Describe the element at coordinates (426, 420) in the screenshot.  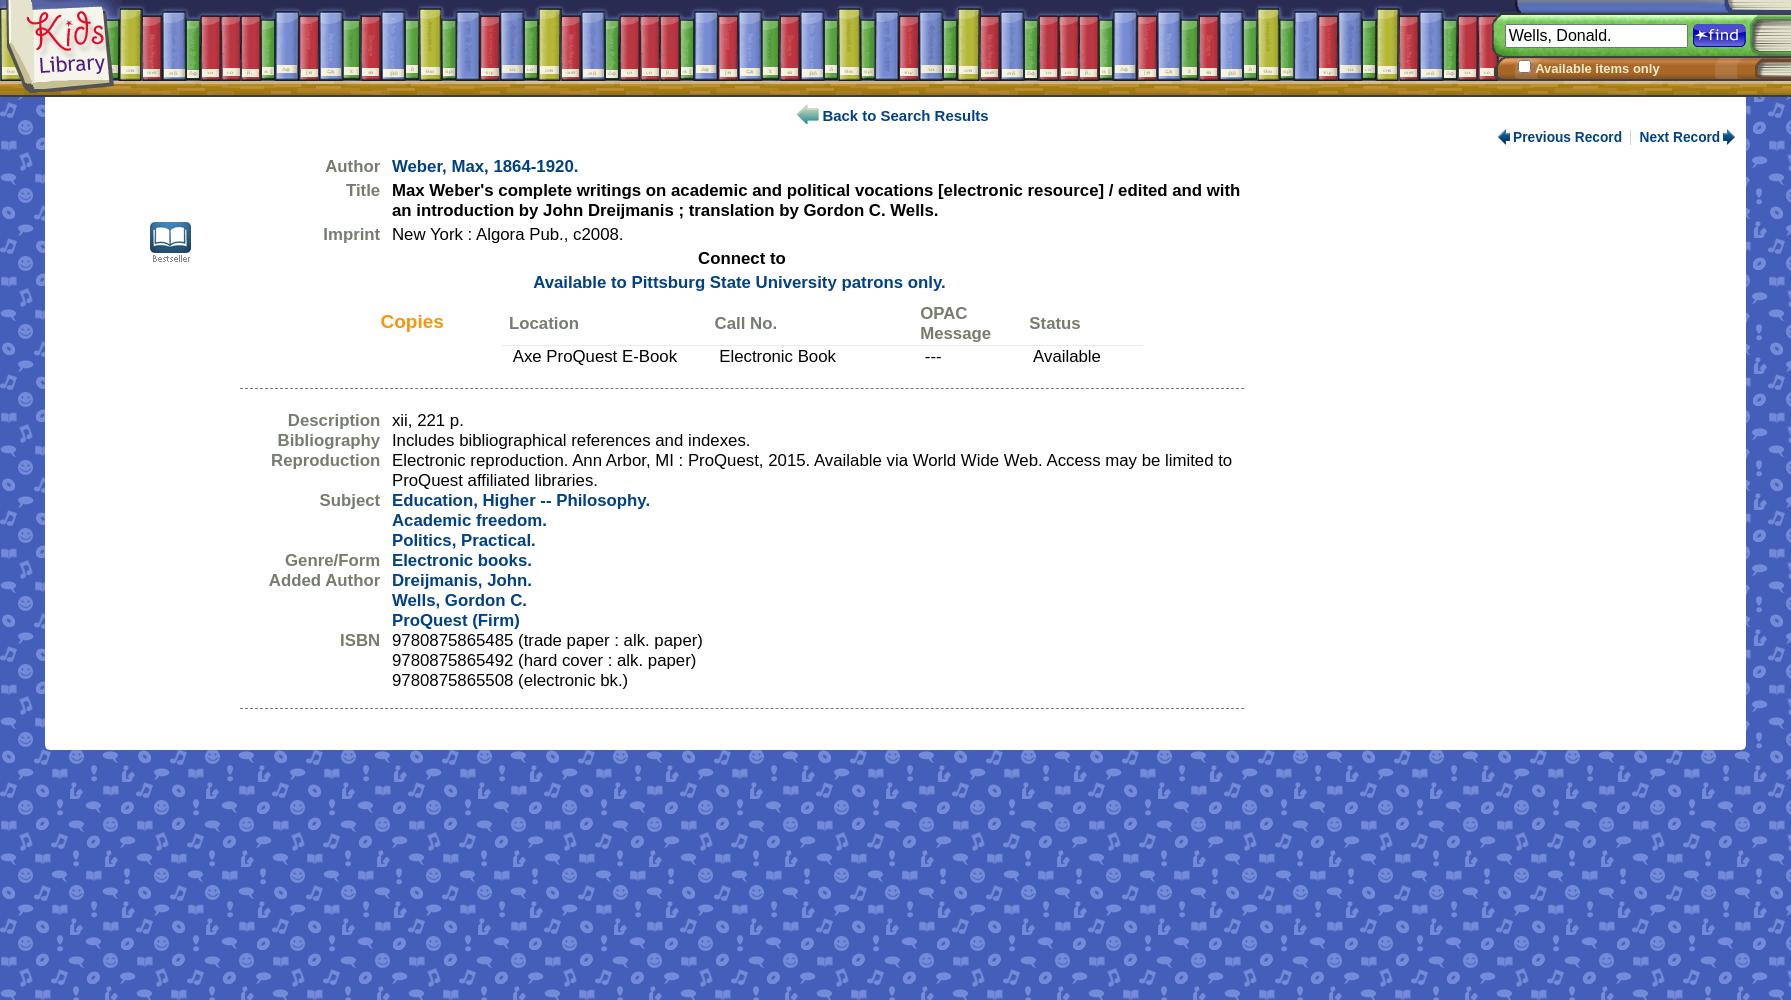
I see `'xii, 221 p.'` at that location.